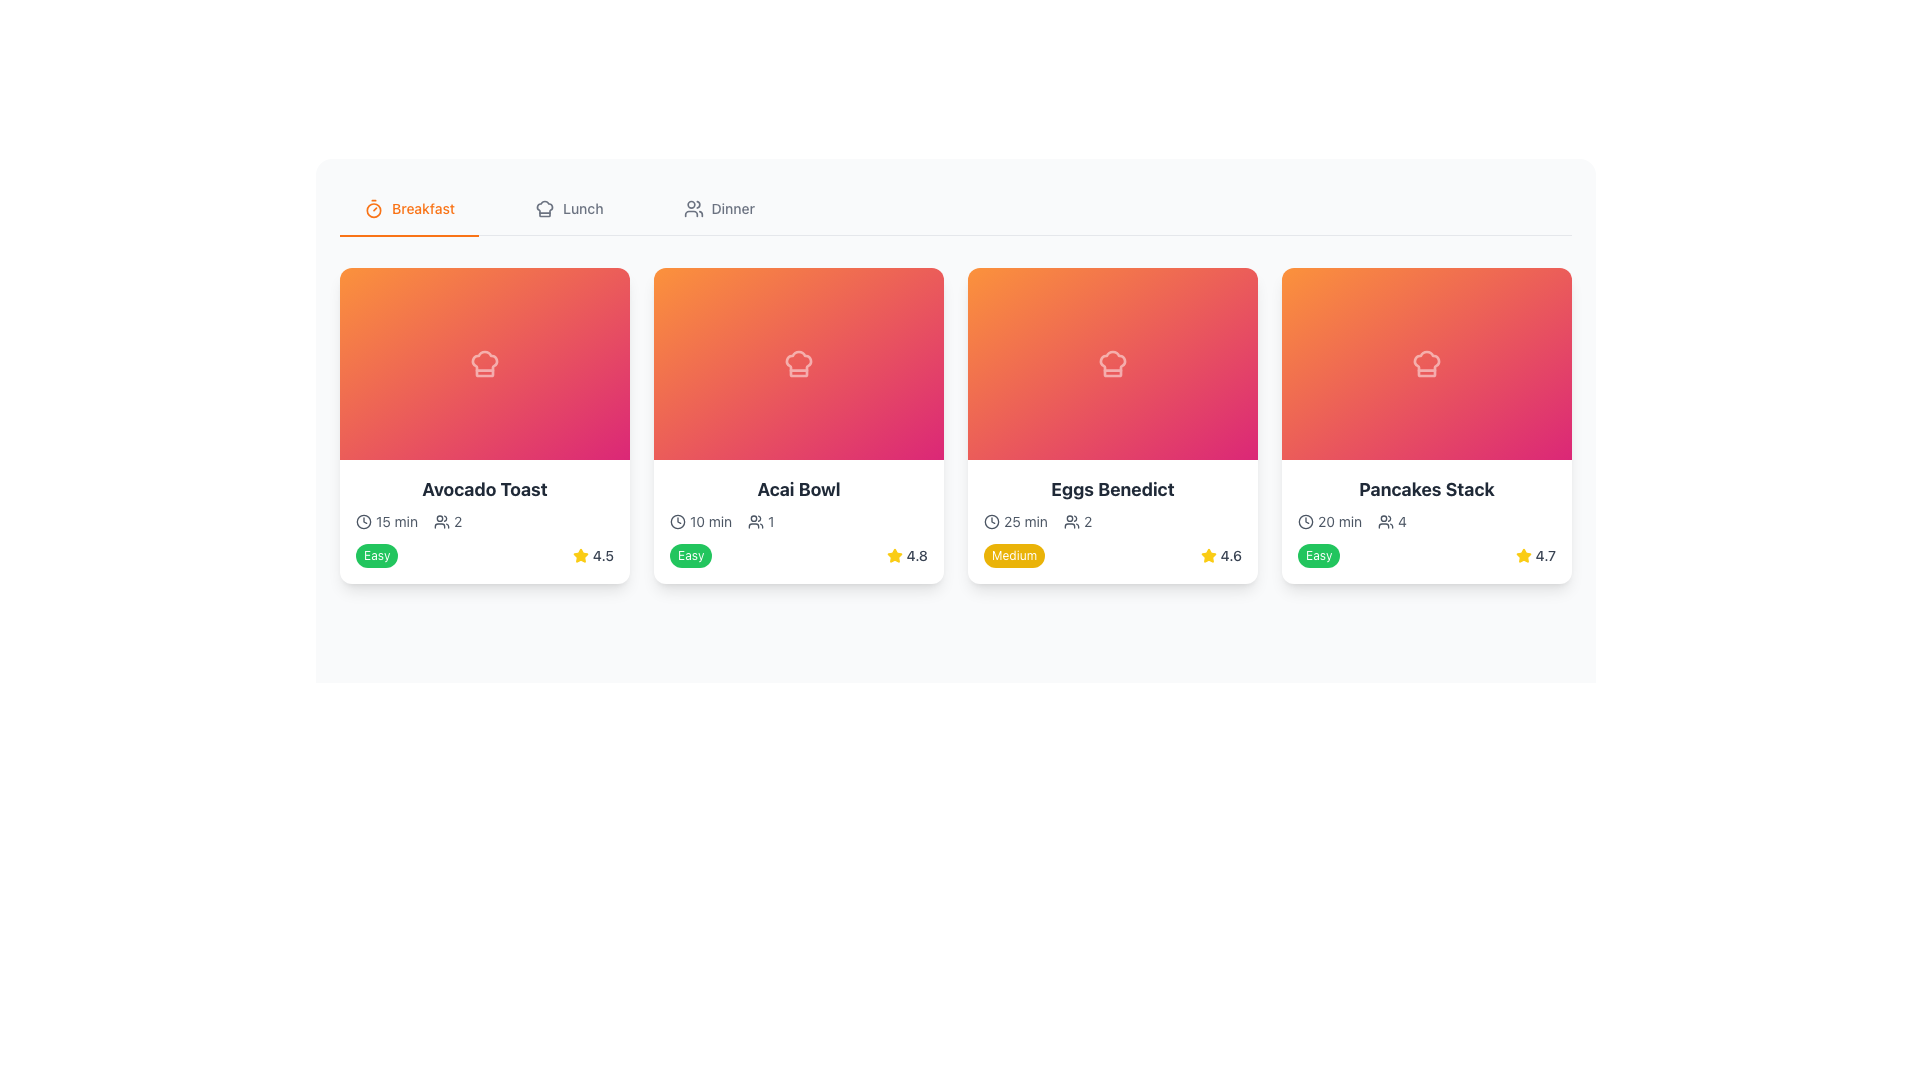 The width and height of the screenshot is (1920, 1080). I want to click on the rating icon located at the lower-right side of the fourth card element in the horizontal card list, adjacent to the numeric rating score, so click(1522, 555).